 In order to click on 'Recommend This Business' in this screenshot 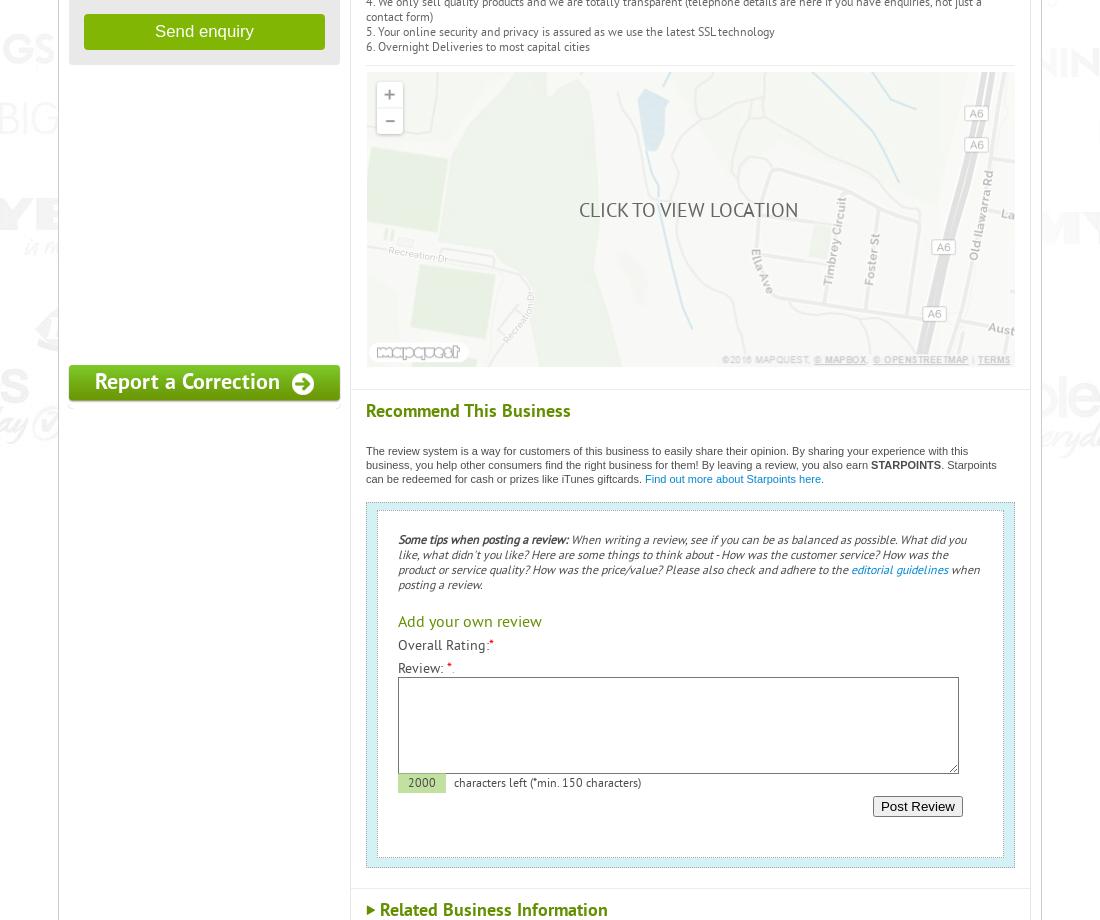, I will do `click(467, 409)`.